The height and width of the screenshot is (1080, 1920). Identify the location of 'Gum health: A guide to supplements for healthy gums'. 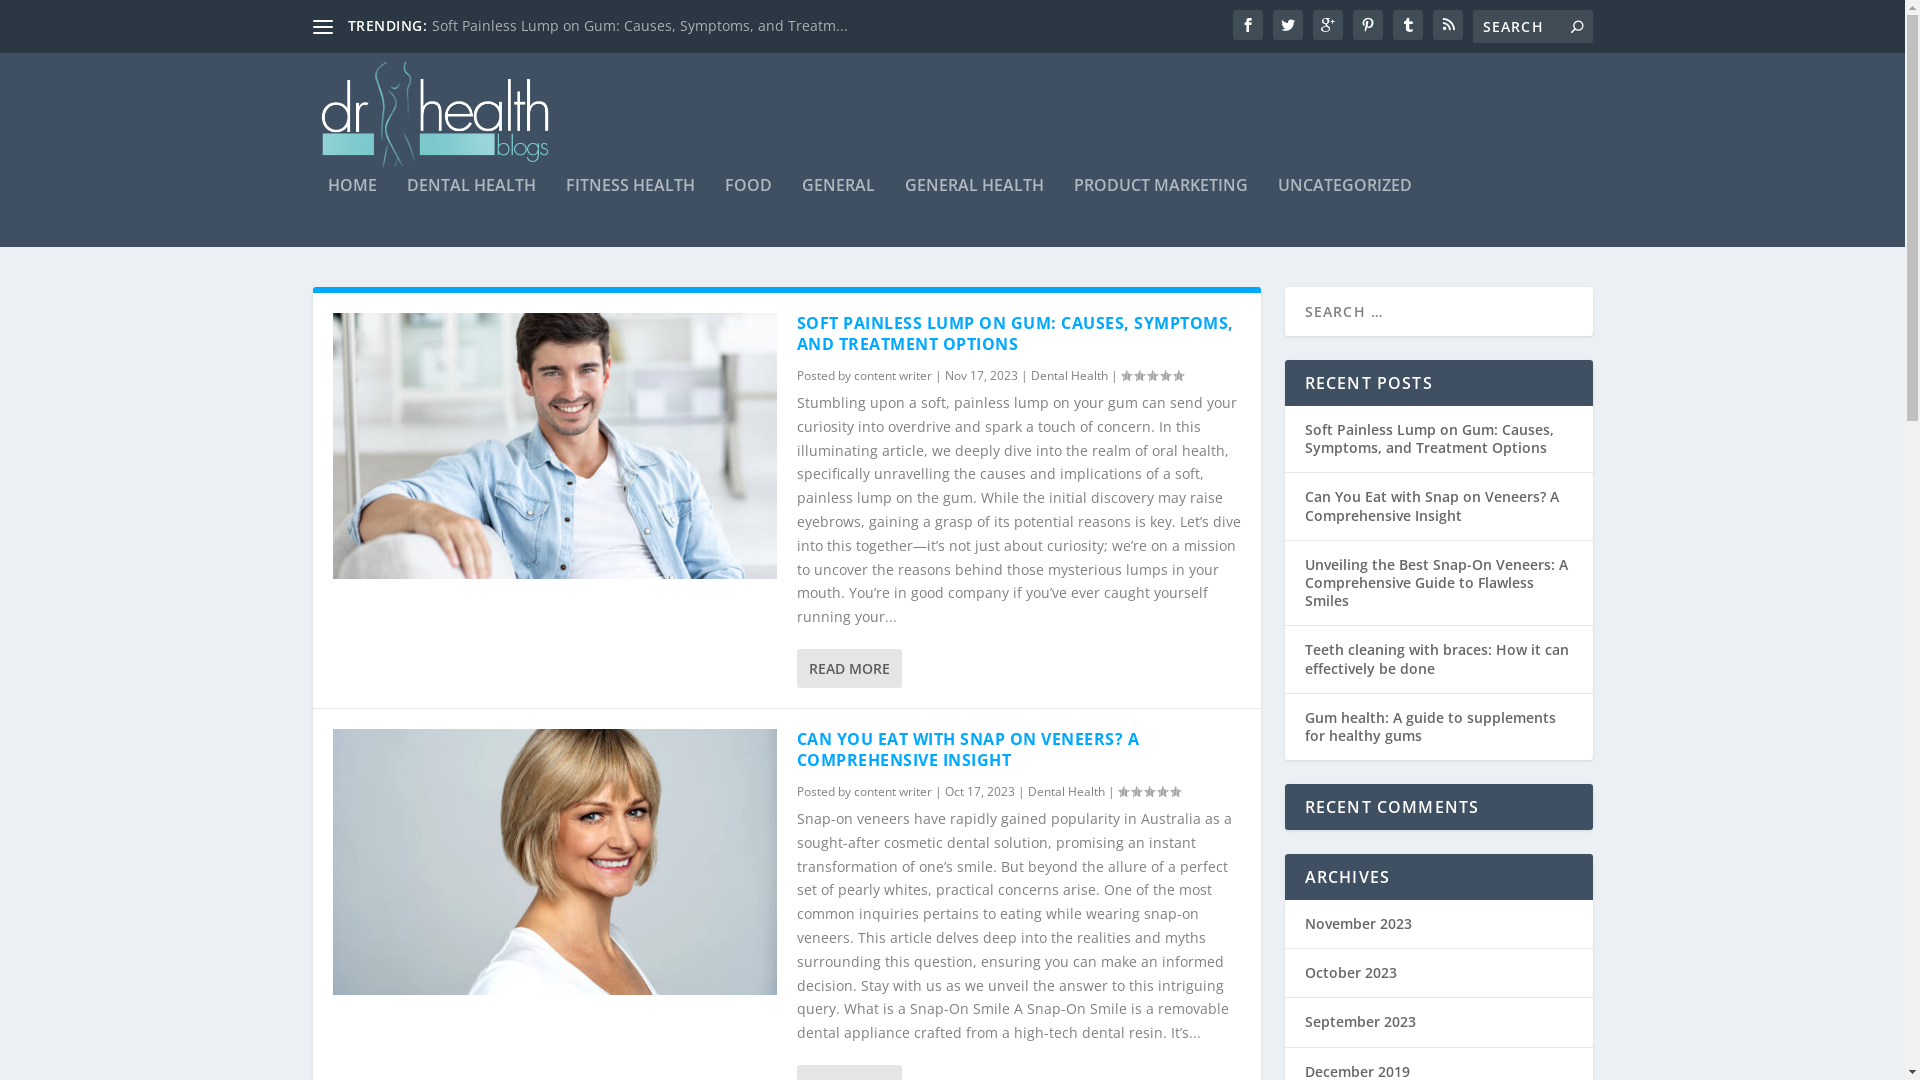
(1428, 726).